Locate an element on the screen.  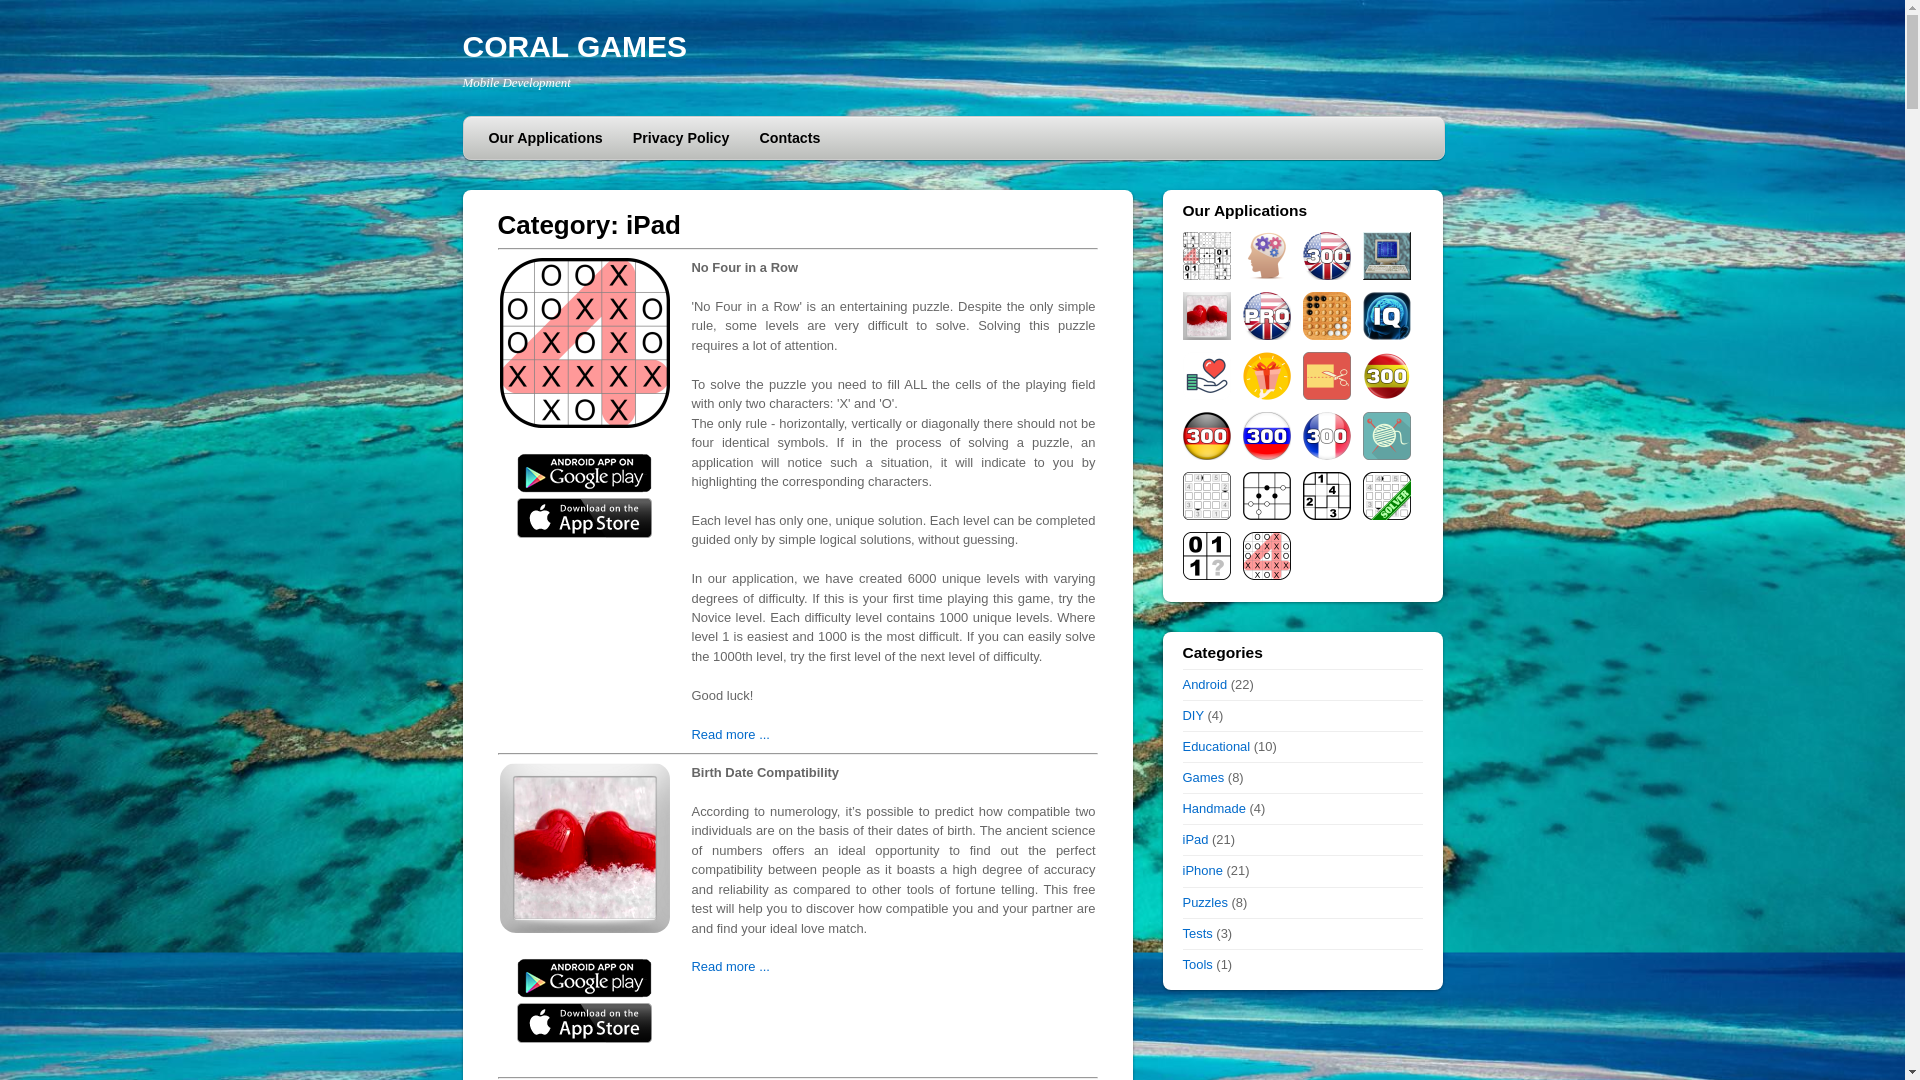
'Read more ...' is located at coordinates (729, 734).